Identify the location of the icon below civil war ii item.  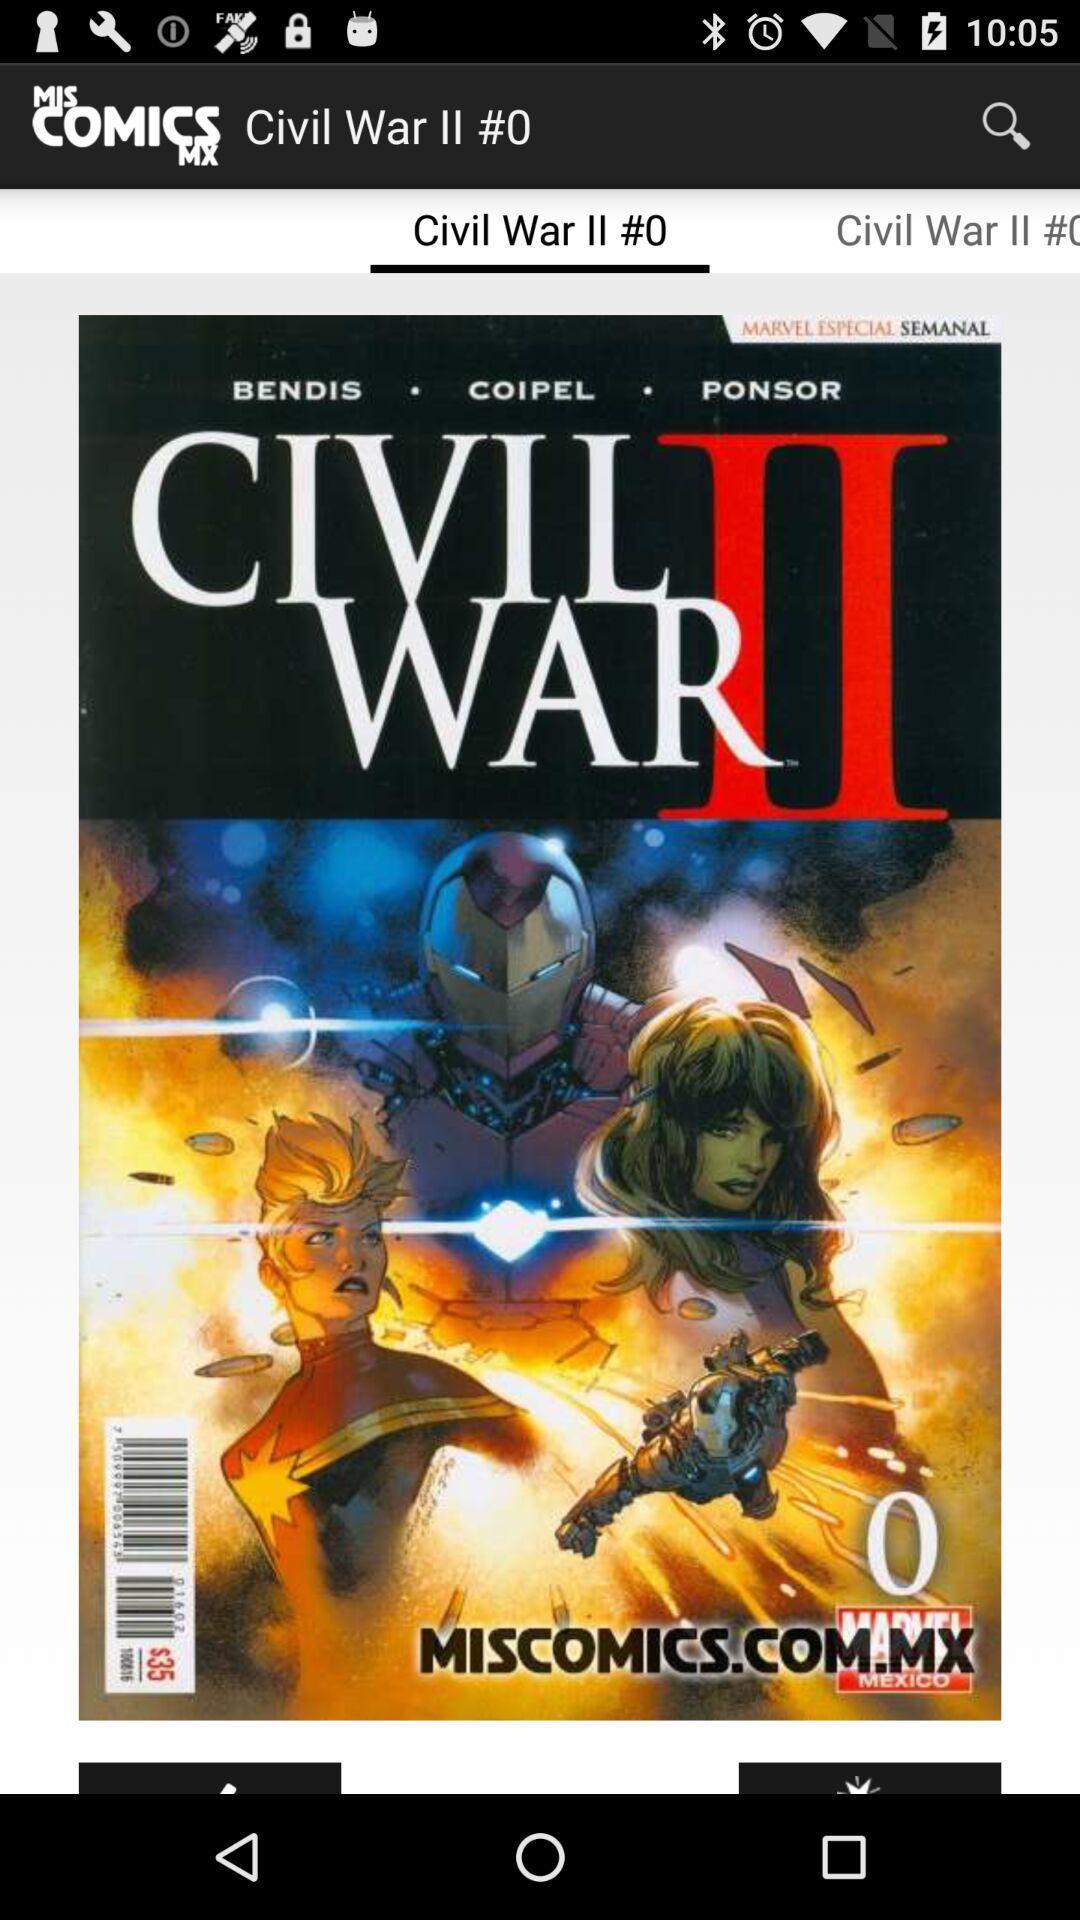
(540, 1017).